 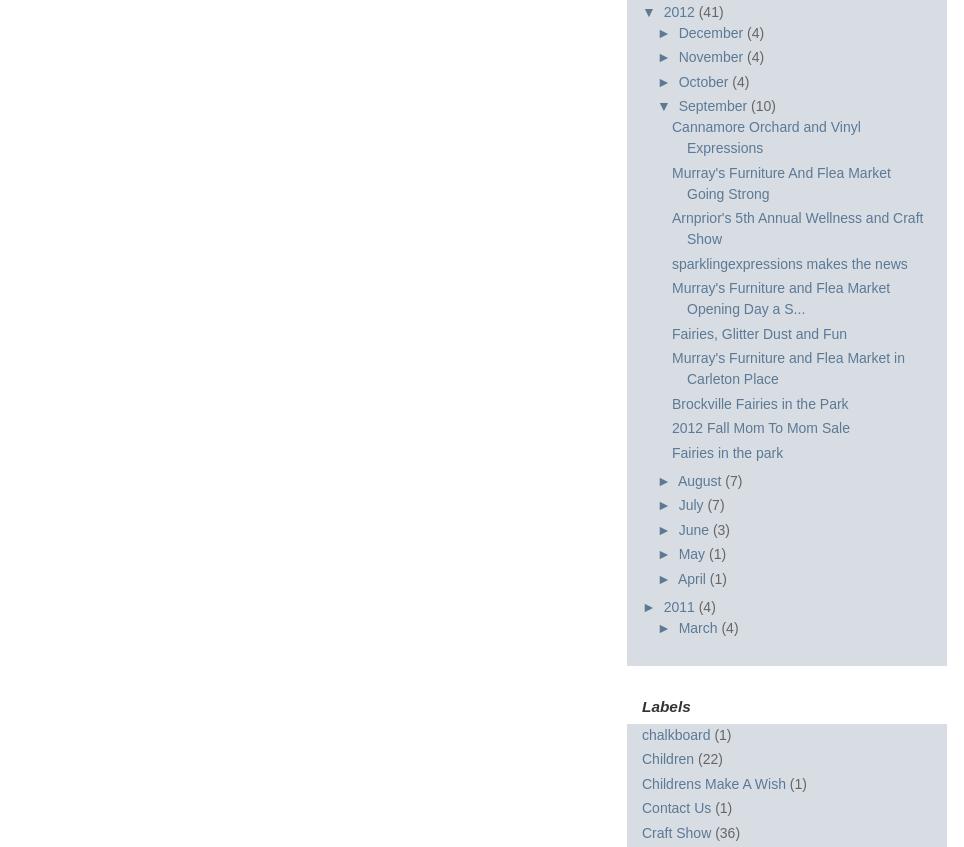 What do you see at coordinates (712, 56) in the screenshot?
I see `'November'` at bounding box center [712, 56].